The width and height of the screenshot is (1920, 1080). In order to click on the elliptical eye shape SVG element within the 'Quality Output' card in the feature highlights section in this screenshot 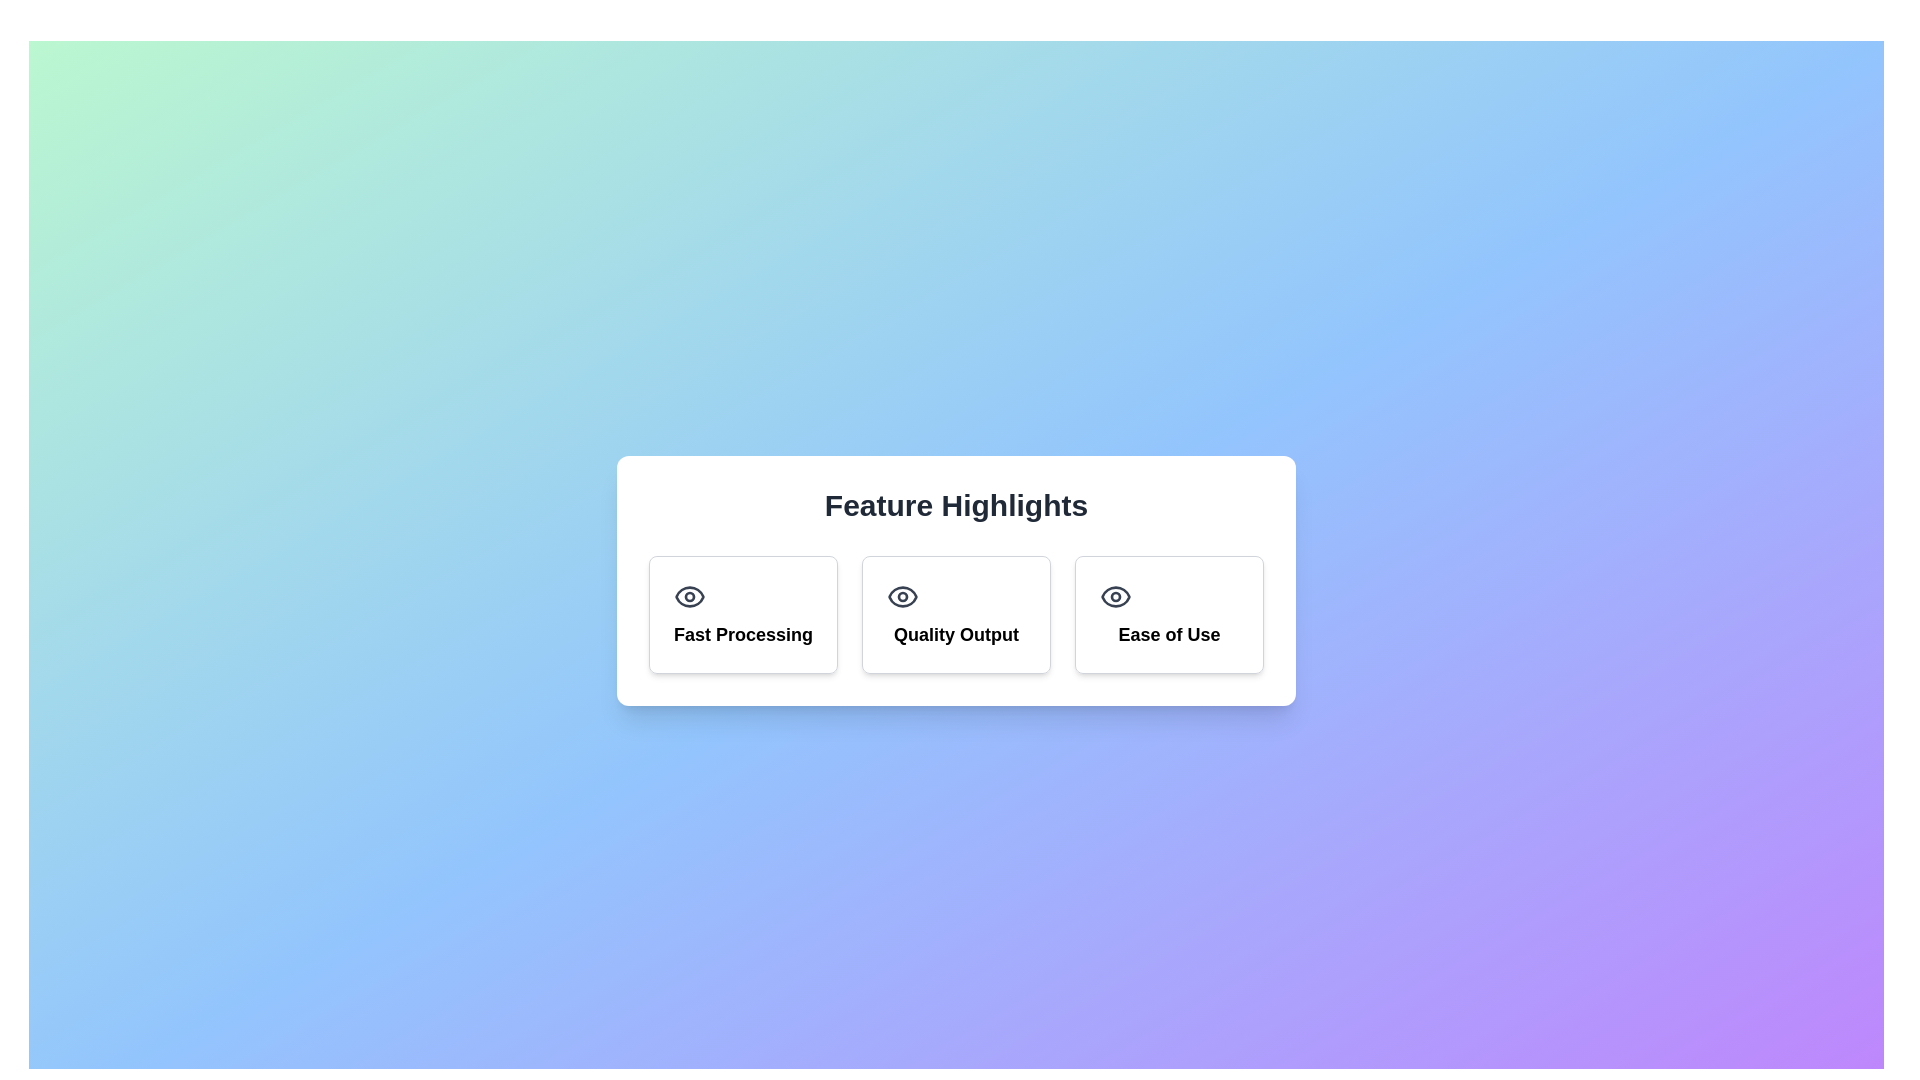, I will do `click(901, 596)`.